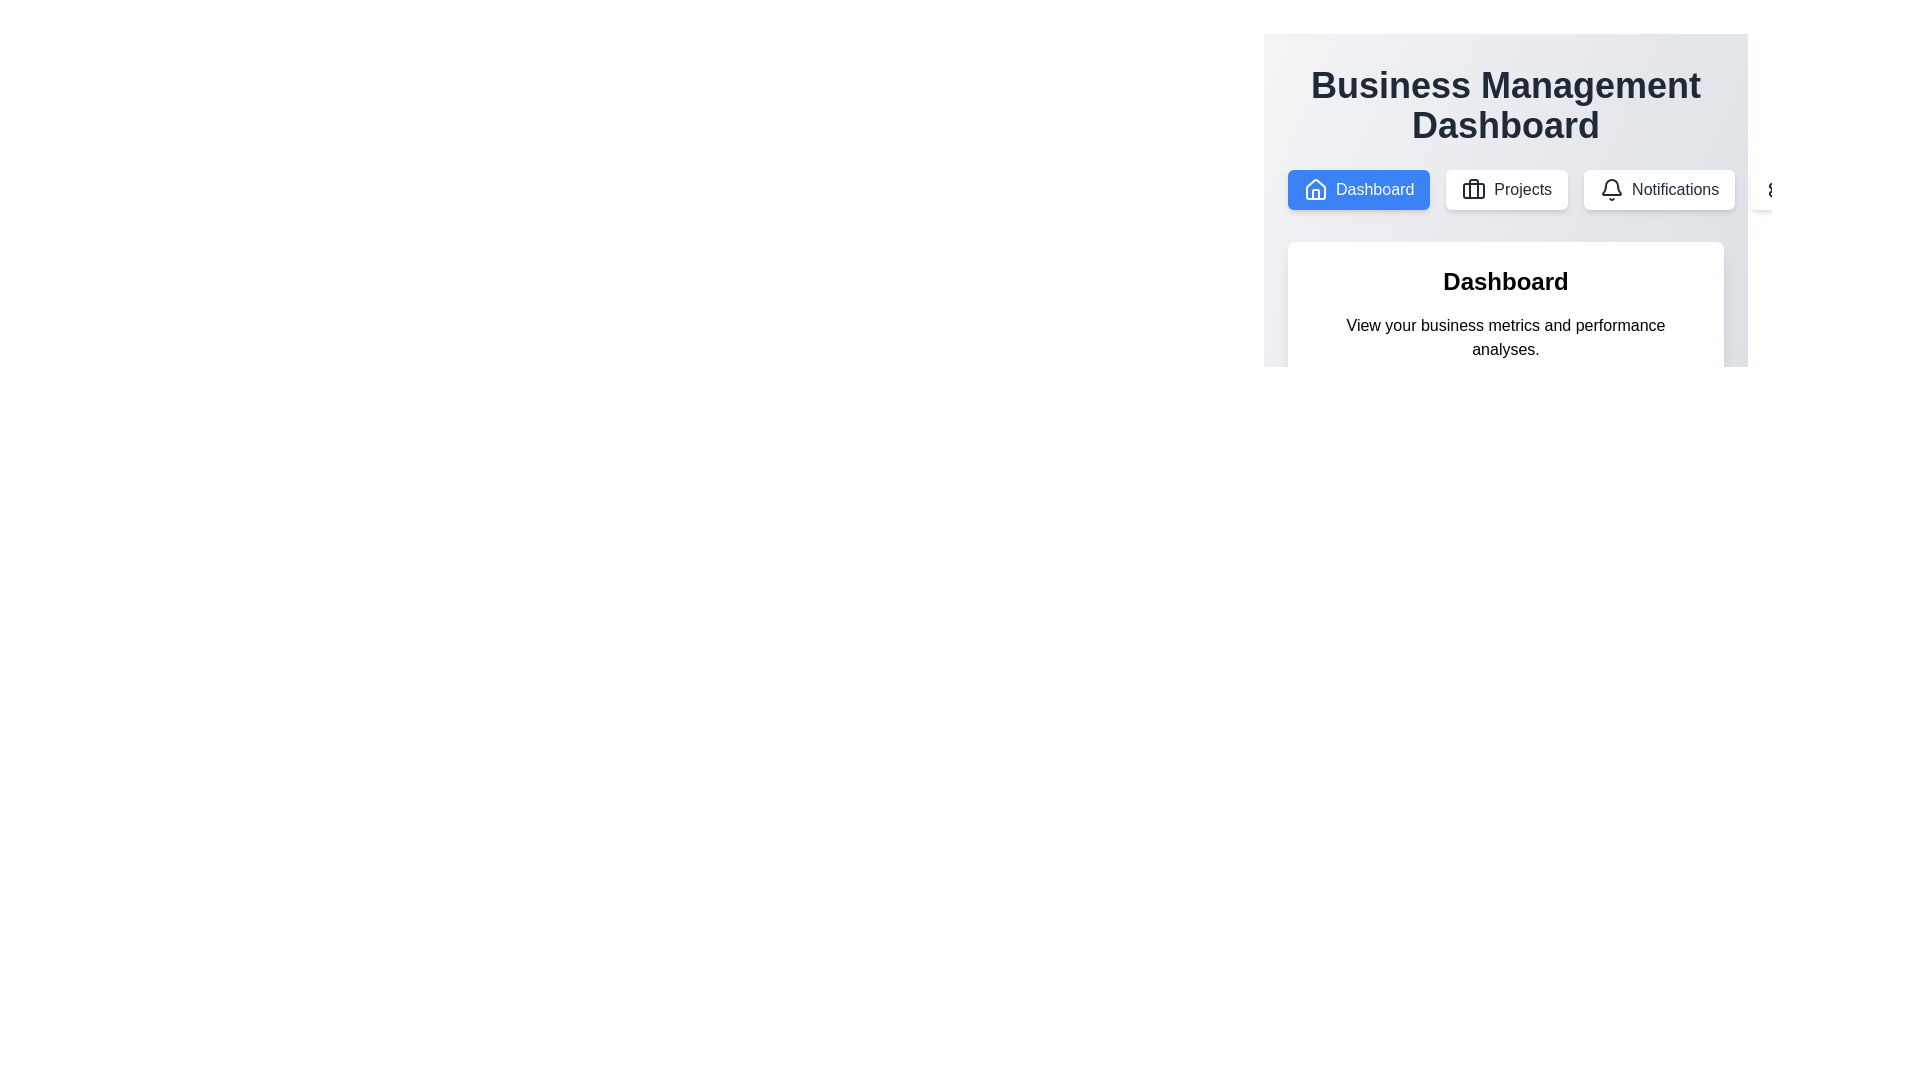 The image size is (1920, 1080). What do you see at coordinates (1474, 189) in the screenshot?
I see `the icon that visually indicates an association with projects, located to the left of the 'Projects' label in the menu bar` at bounding box center [1474, 189].